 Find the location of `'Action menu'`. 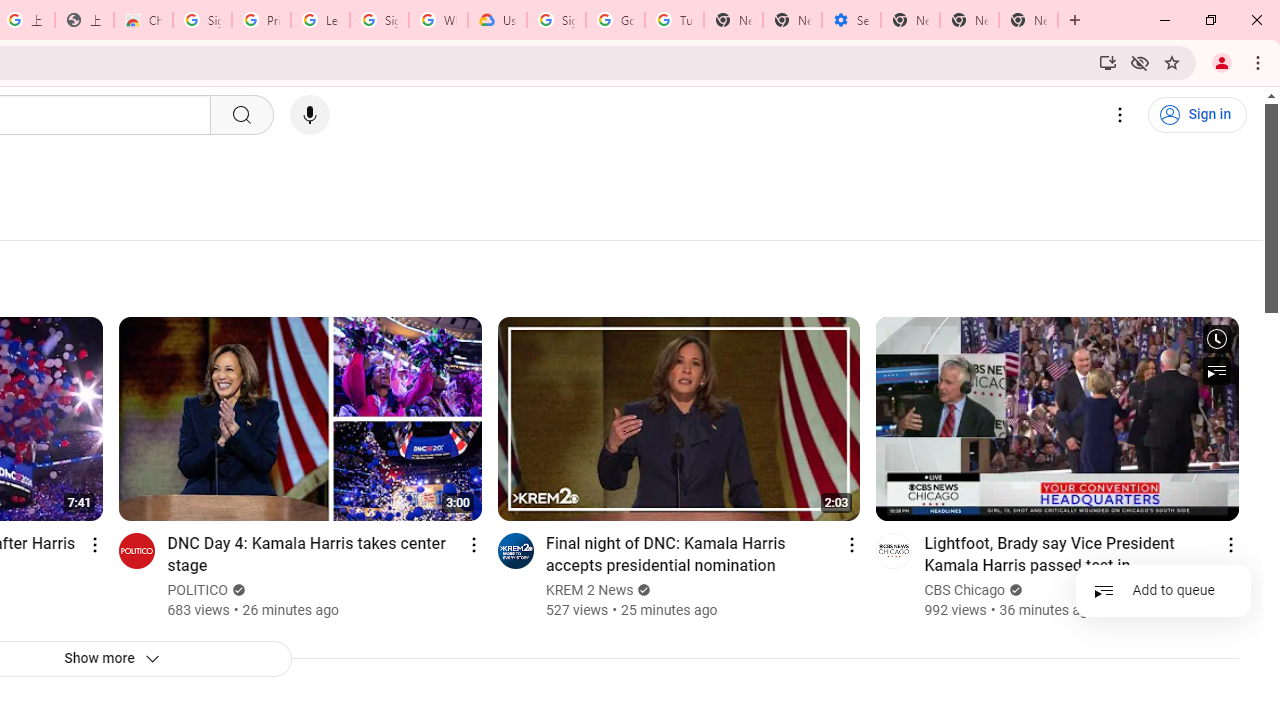

'Action menu' is located at coordinates (1229, 544).